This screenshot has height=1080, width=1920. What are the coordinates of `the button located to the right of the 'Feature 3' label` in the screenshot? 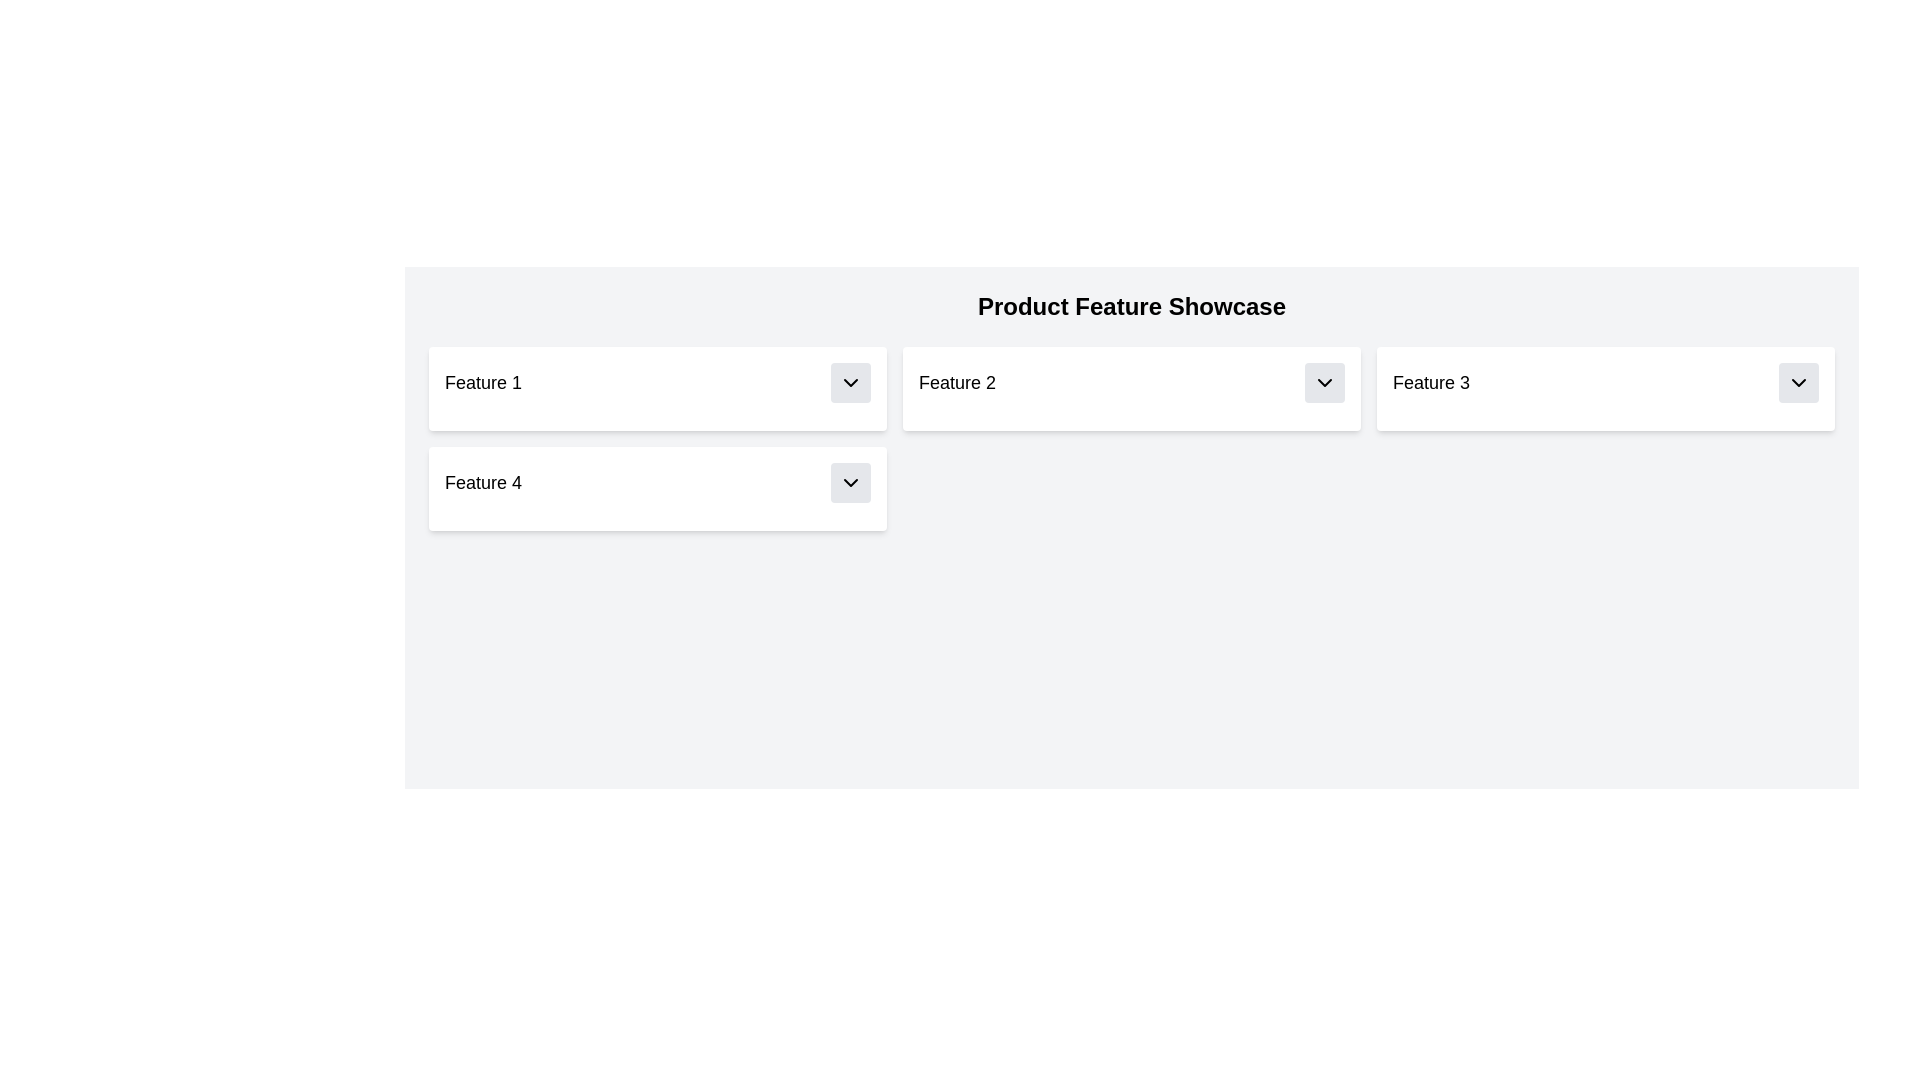 It's located at (1799, 382).